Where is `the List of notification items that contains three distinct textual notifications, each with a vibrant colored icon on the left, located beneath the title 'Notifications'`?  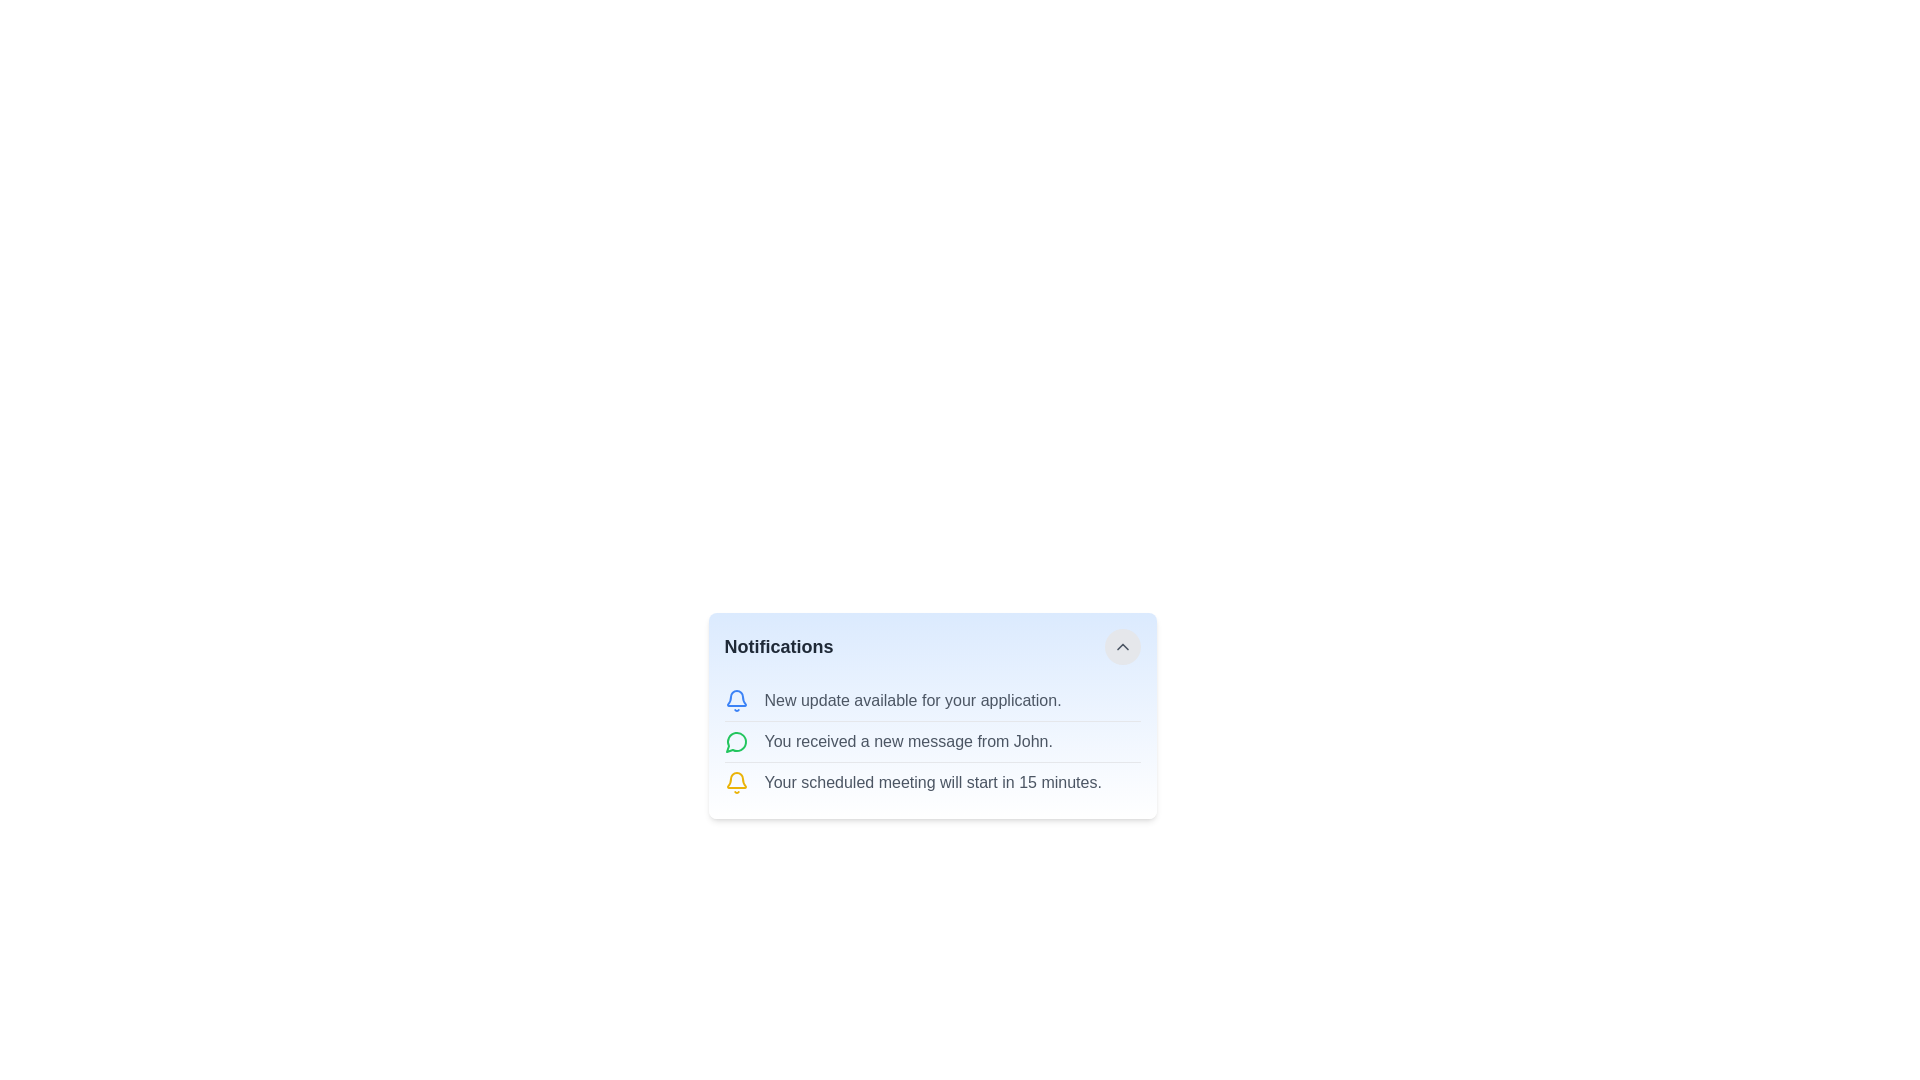
the List of notification items that contains three distinct textual notifications, each with a vibrant colored icon on the left, located beneath the title 'Notifications' is located at coordinates (931, 741).